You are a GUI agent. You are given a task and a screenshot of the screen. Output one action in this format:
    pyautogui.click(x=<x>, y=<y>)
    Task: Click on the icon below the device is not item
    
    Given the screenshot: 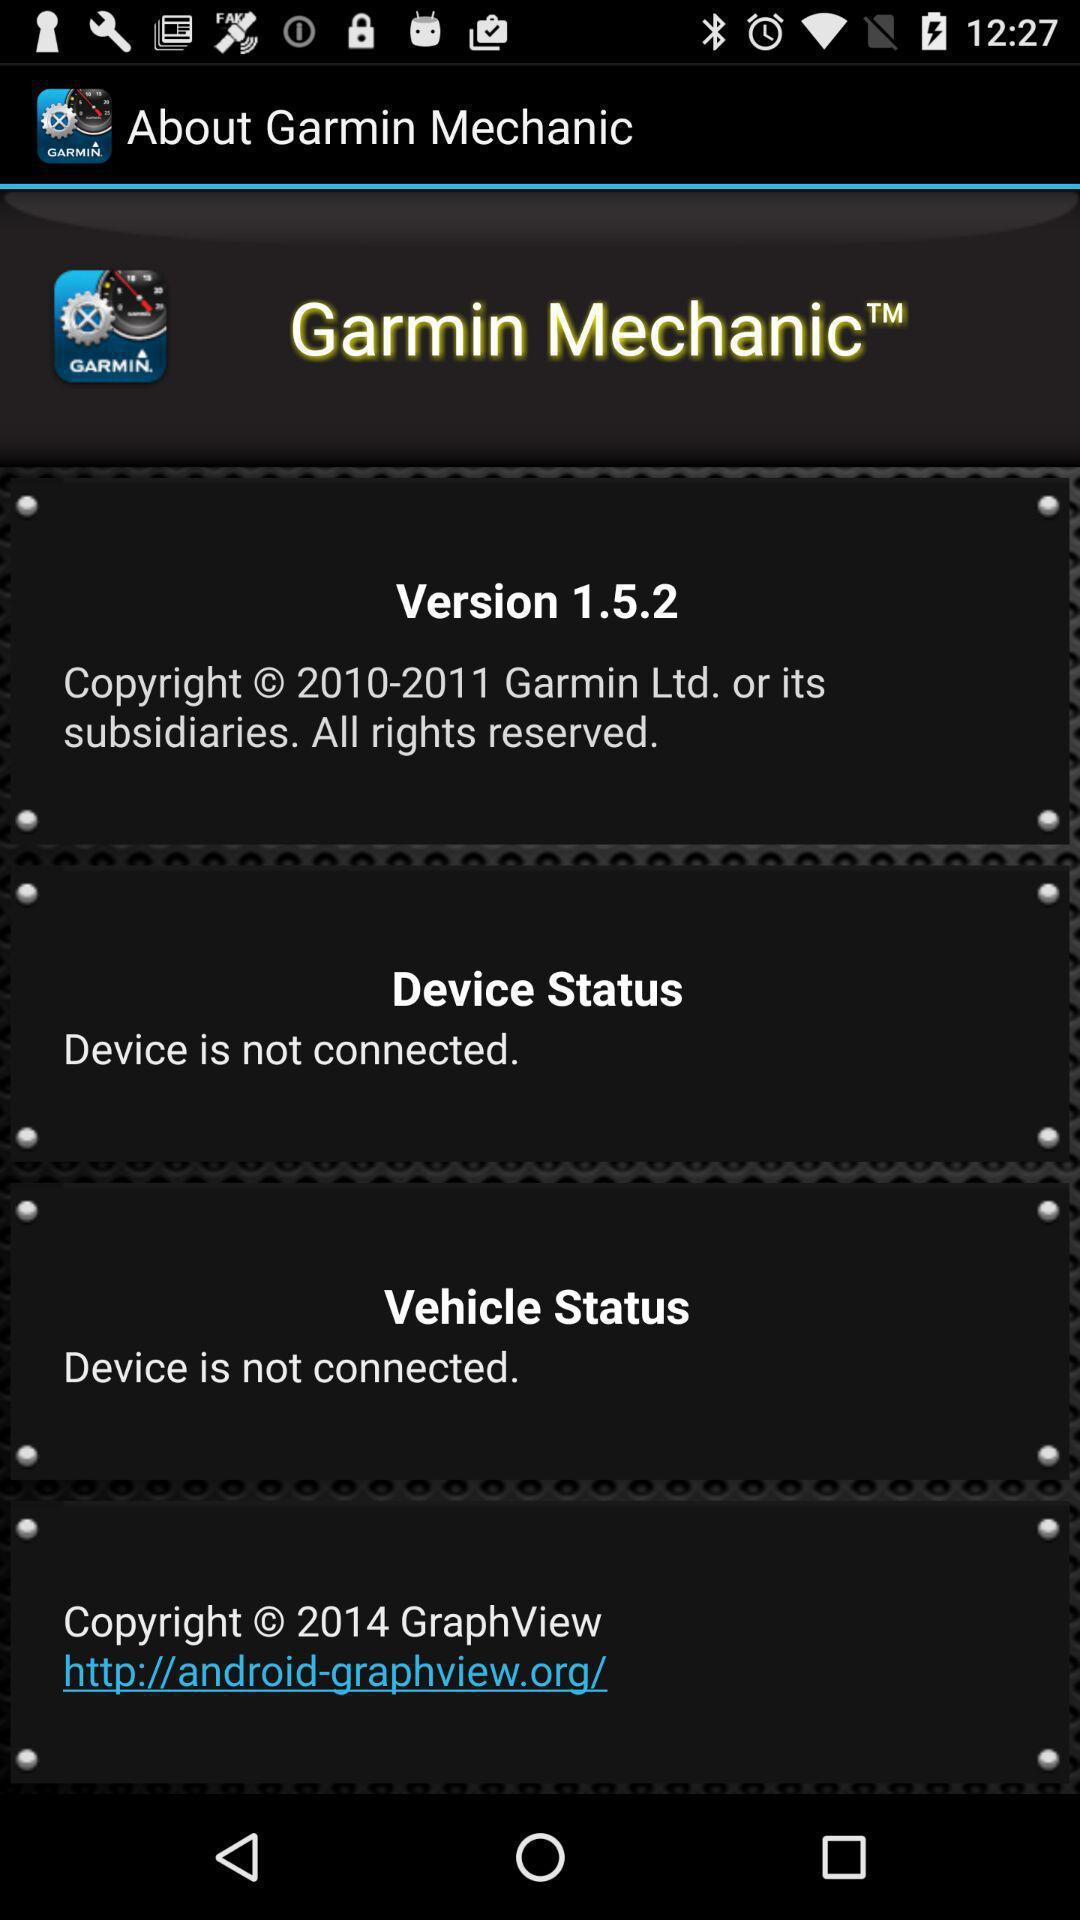 What is the action you would take?
    pyautogui.click(x=536, y=1644)
    